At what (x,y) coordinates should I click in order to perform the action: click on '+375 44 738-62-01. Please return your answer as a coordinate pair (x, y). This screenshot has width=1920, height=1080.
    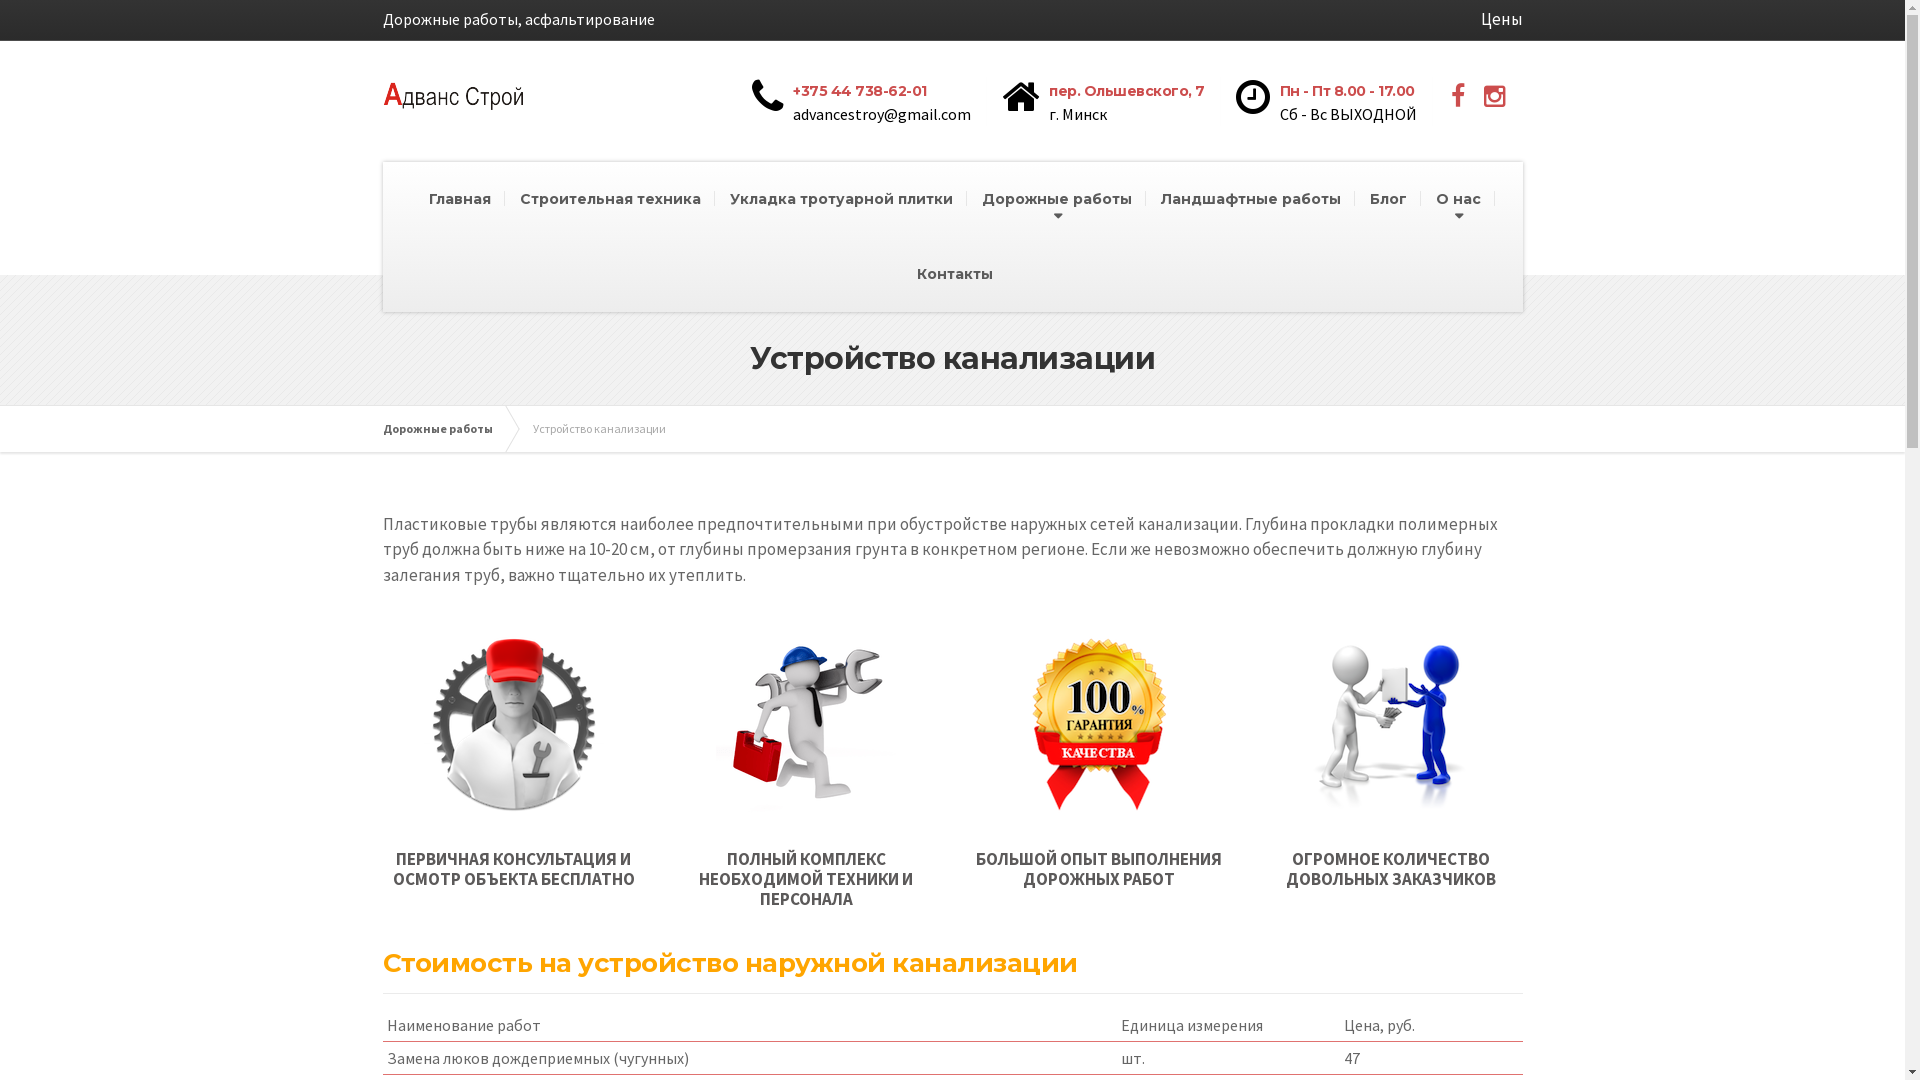
    Looking at the image, I should click on (869, 100).